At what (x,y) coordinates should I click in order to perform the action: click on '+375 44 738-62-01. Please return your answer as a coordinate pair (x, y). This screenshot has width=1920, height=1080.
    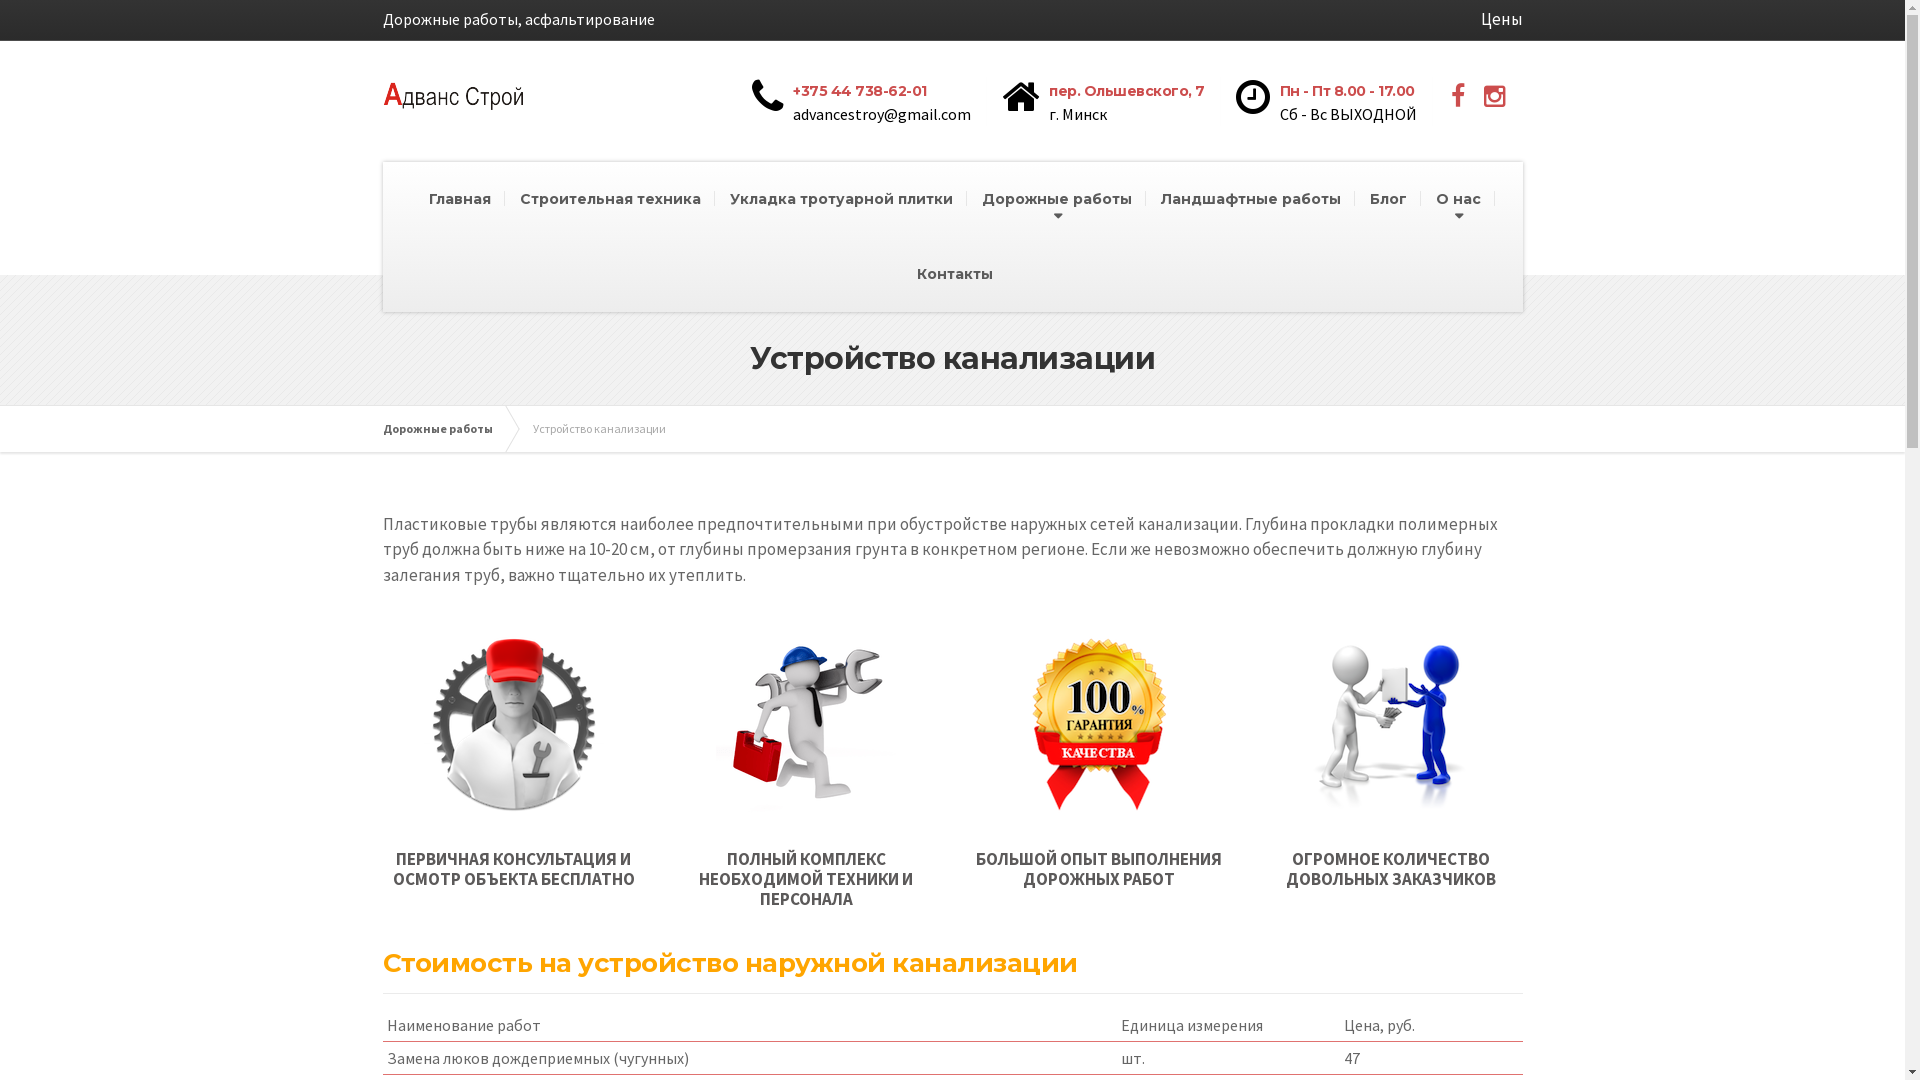
    Looking at the image, I should click on (869, 100).